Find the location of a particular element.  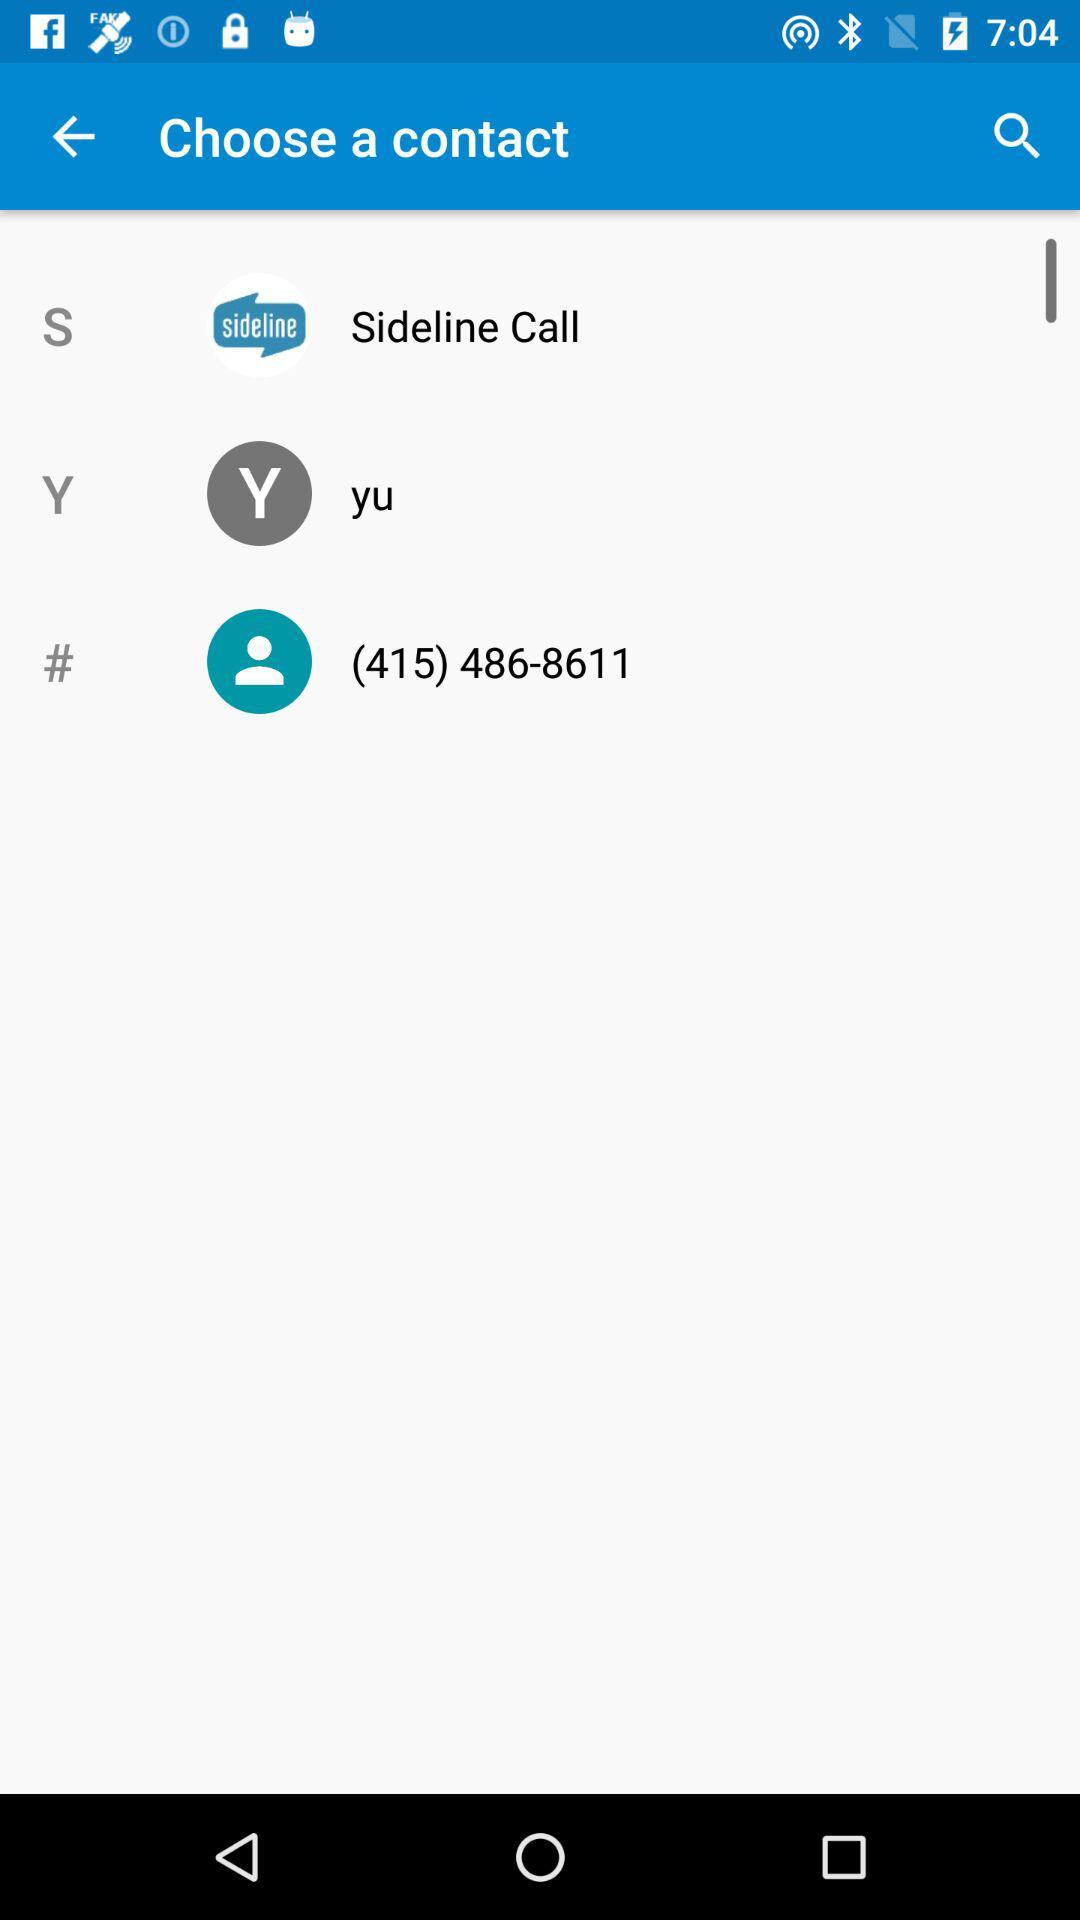

item next to choose a contact item is located at coordinates (1017, 135).